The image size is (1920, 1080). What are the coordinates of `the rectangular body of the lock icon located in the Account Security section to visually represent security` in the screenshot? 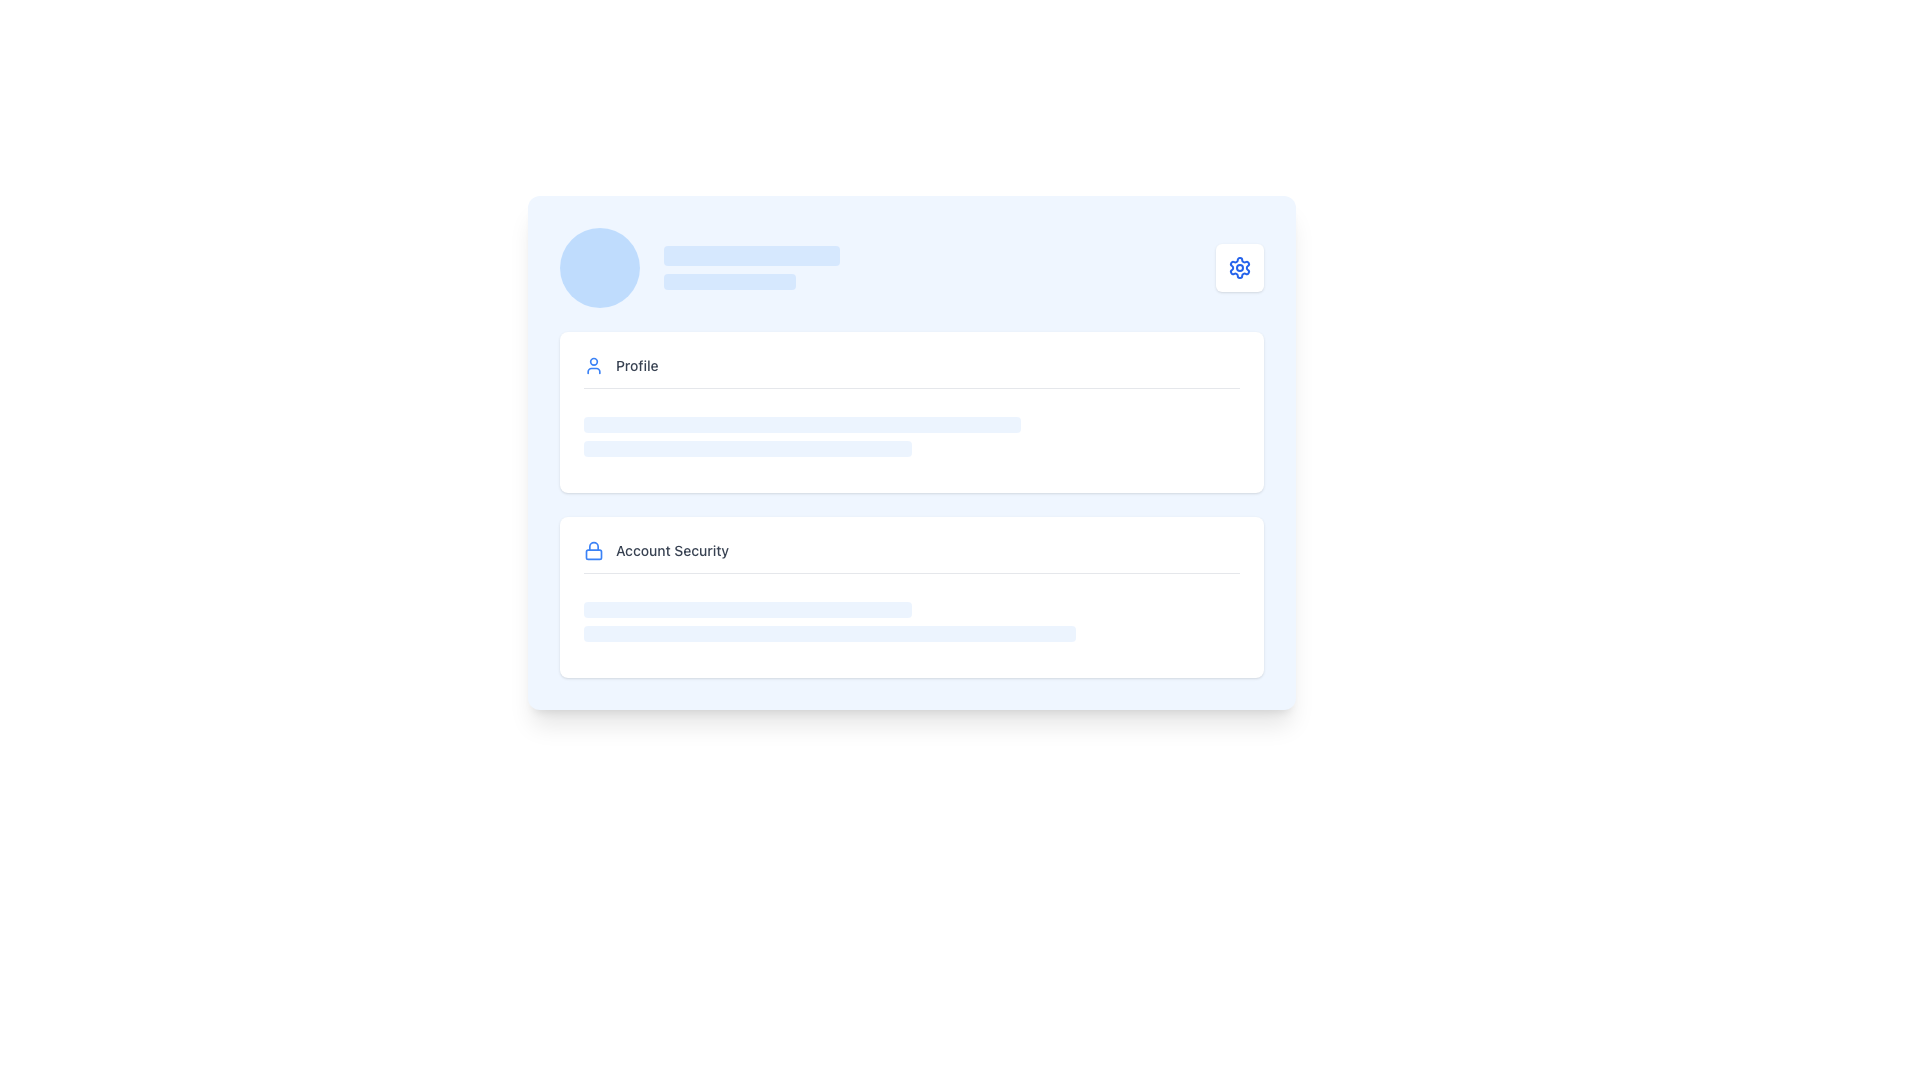 It's located at (593, 554).